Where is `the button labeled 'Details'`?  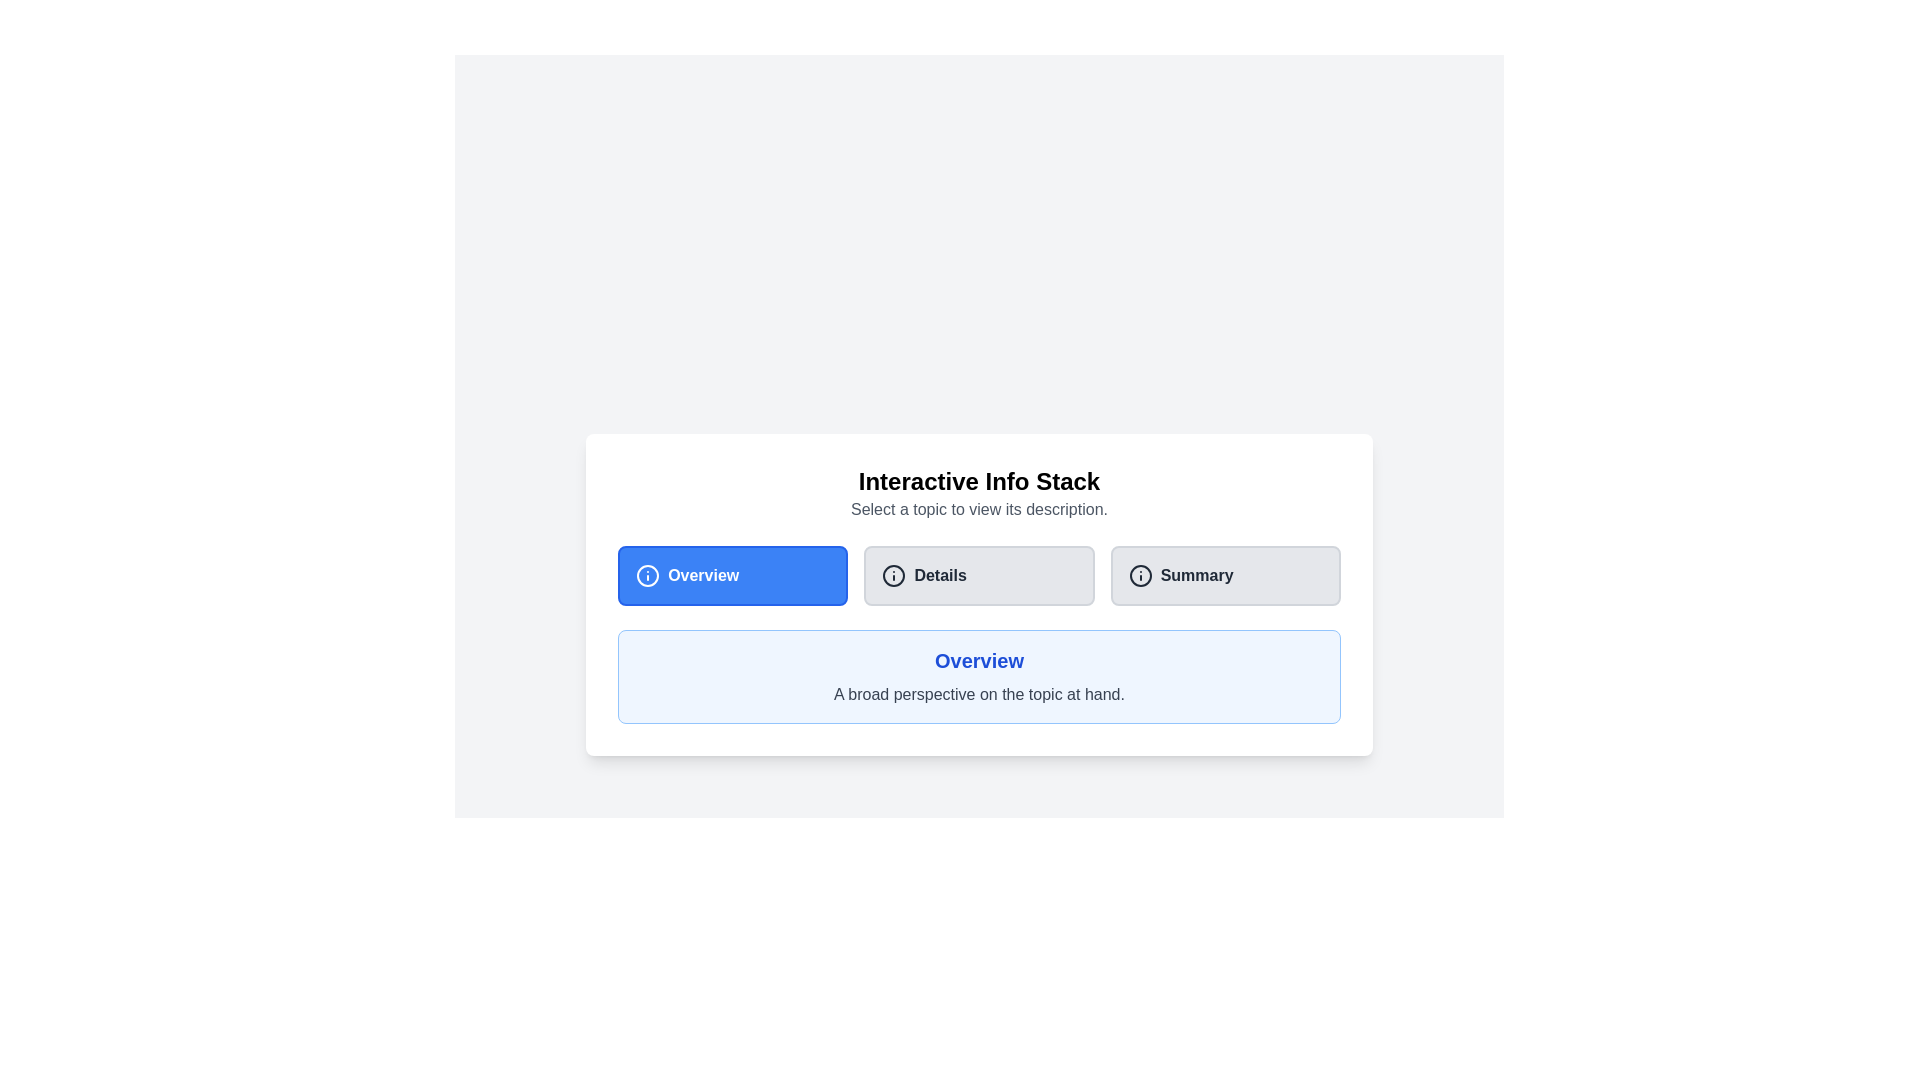 the button labeled 'Details' is located at coordinates (939, 575).